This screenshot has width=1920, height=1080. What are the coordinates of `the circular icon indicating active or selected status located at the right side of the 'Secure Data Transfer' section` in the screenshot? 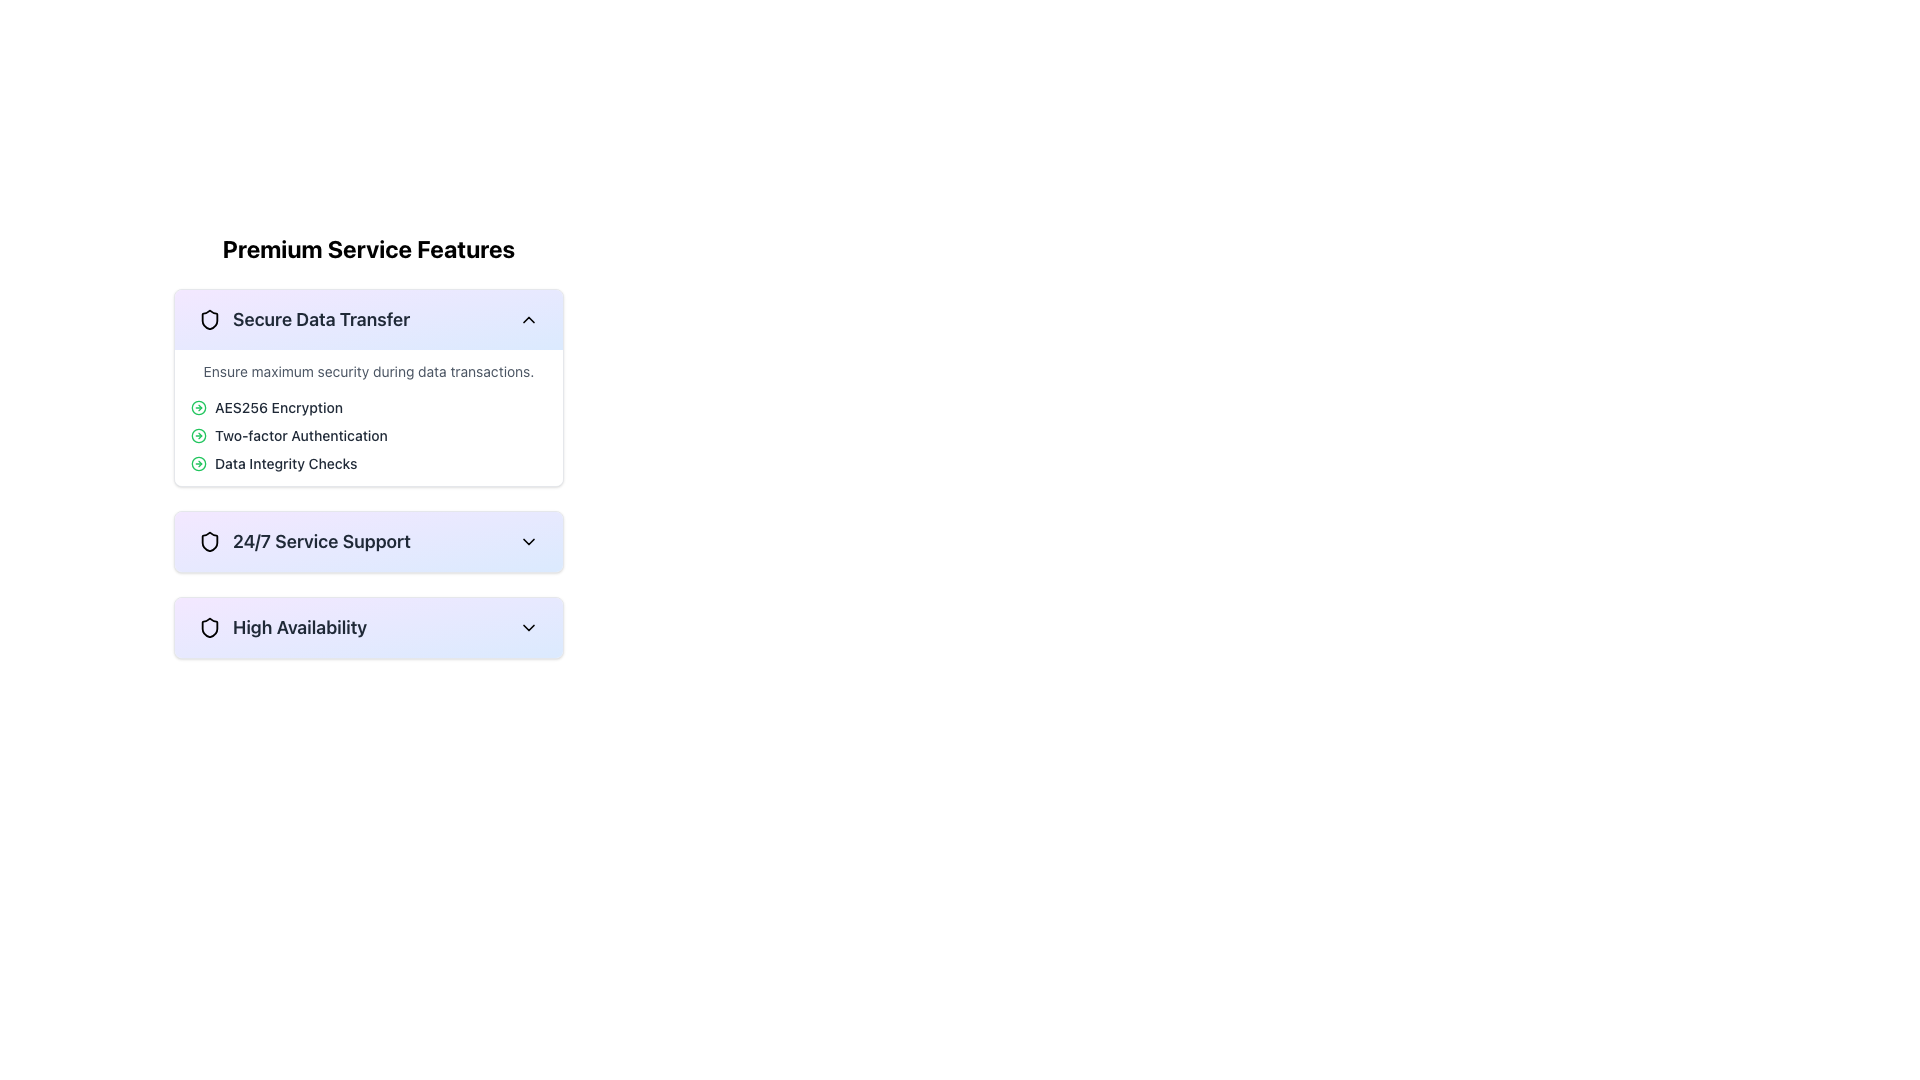 It's located at (198, 463).